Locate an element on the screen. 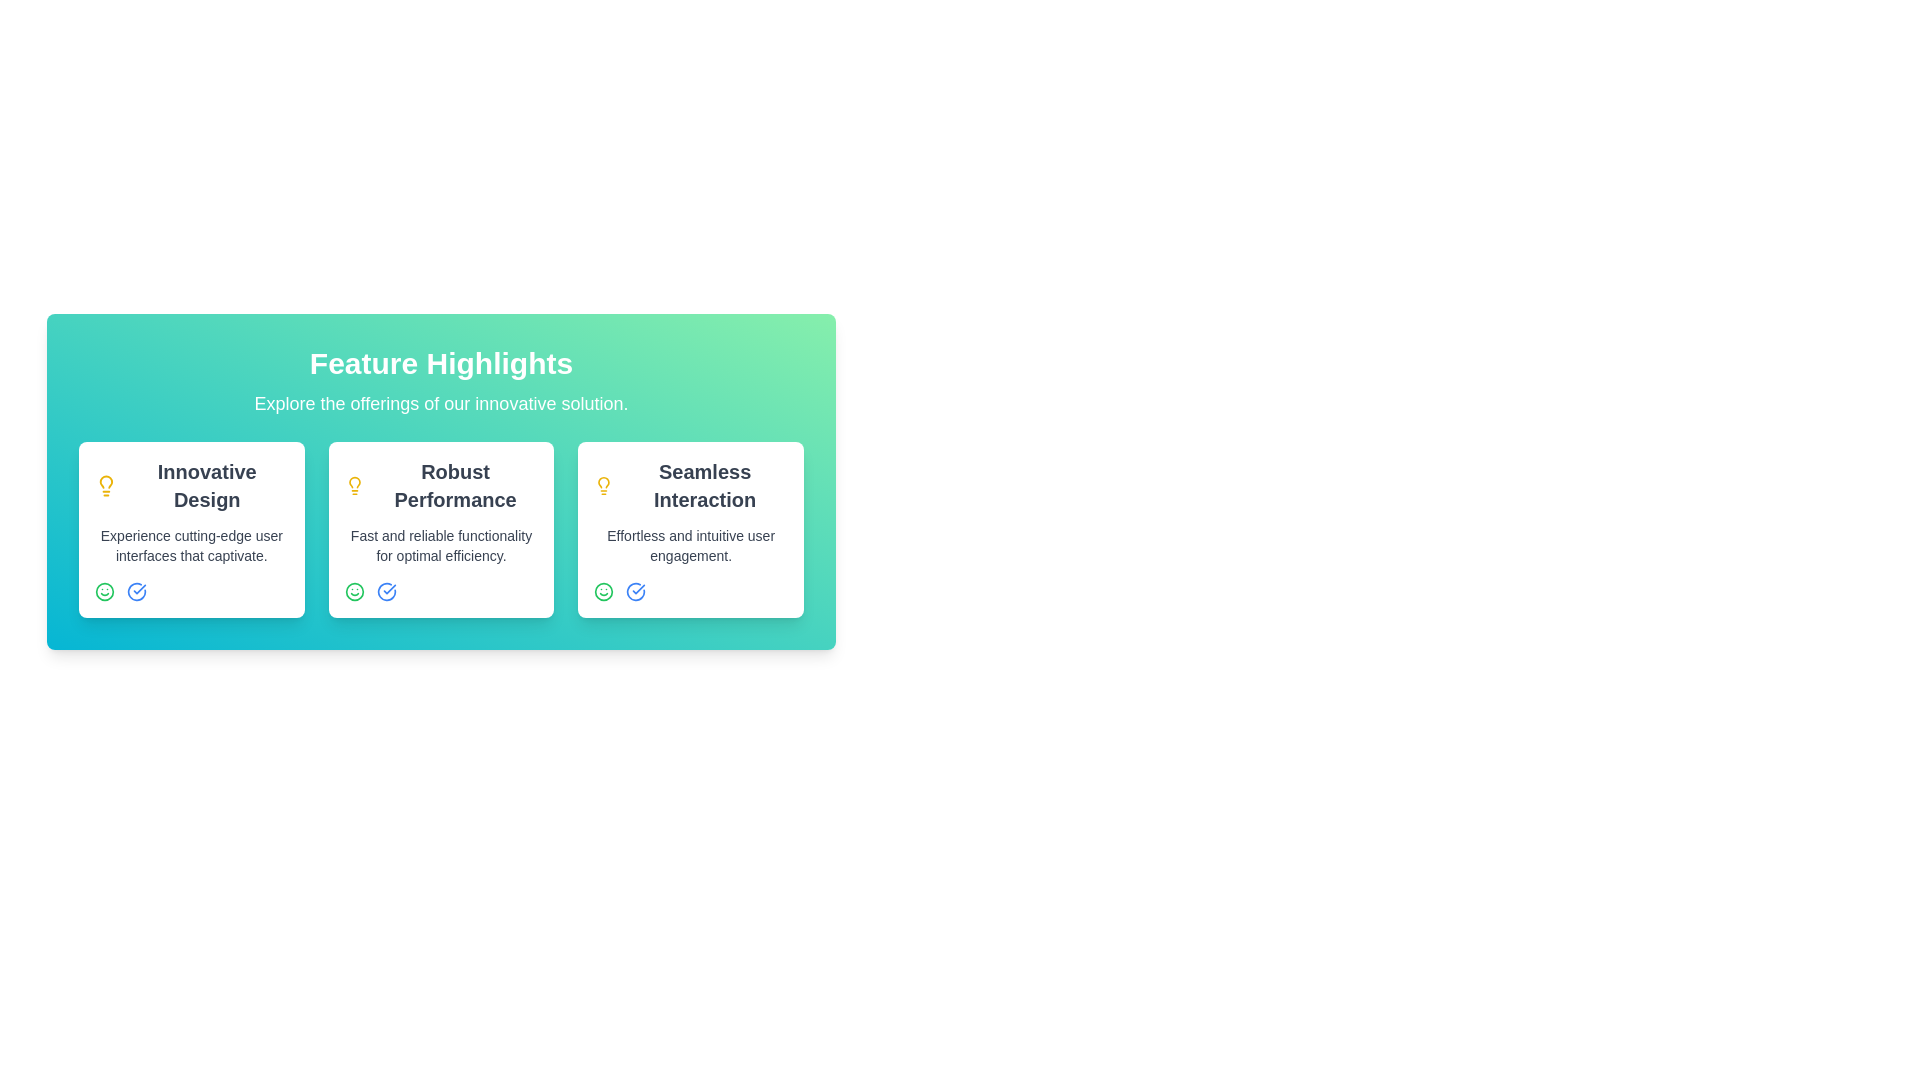 Image resolution: width=1920 pixels, height=1080 pixels. the confirmation action icon, which is the second icon in a row of three within the feature card group is located at coordinates (386, 590).